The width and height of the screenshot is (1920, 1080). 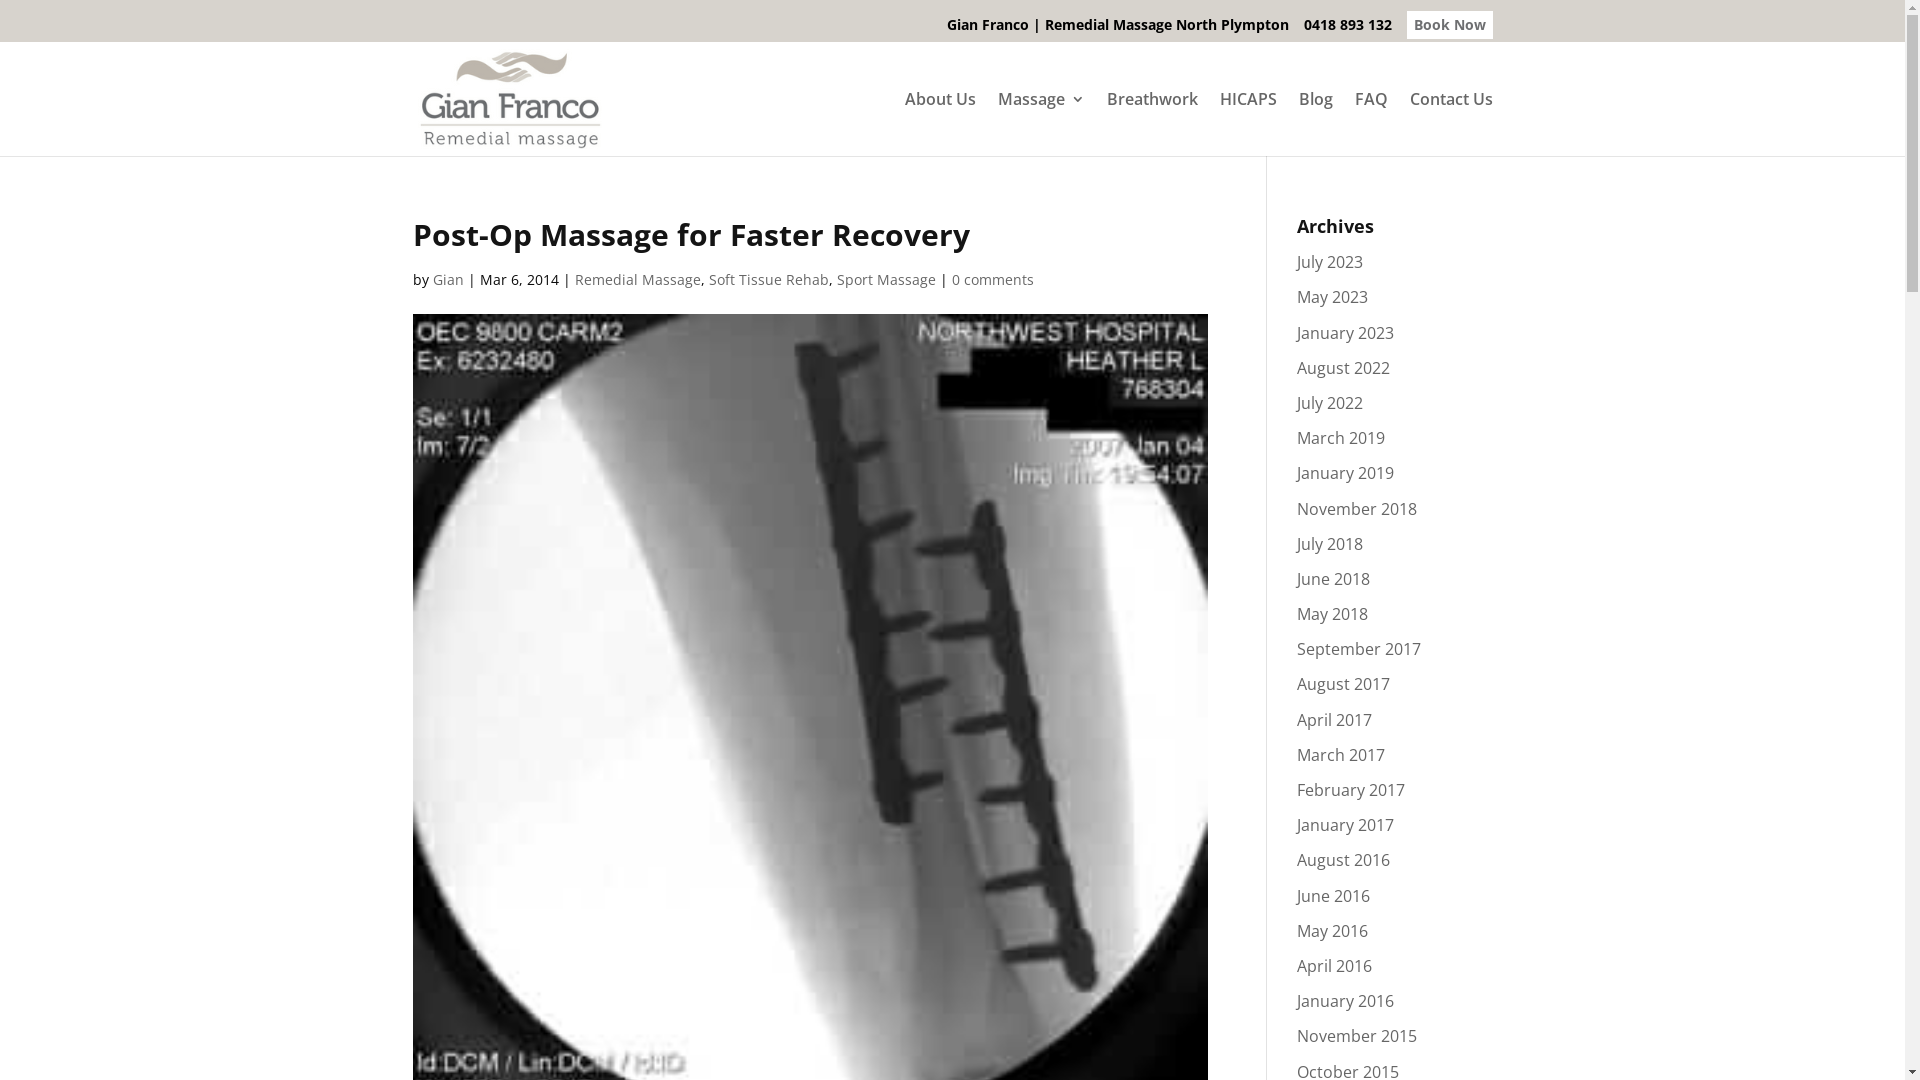 What do you see at coordinates (1350, 789) in the screenshot?
I see `'February 2017'` at bounding box center [1350, 789].